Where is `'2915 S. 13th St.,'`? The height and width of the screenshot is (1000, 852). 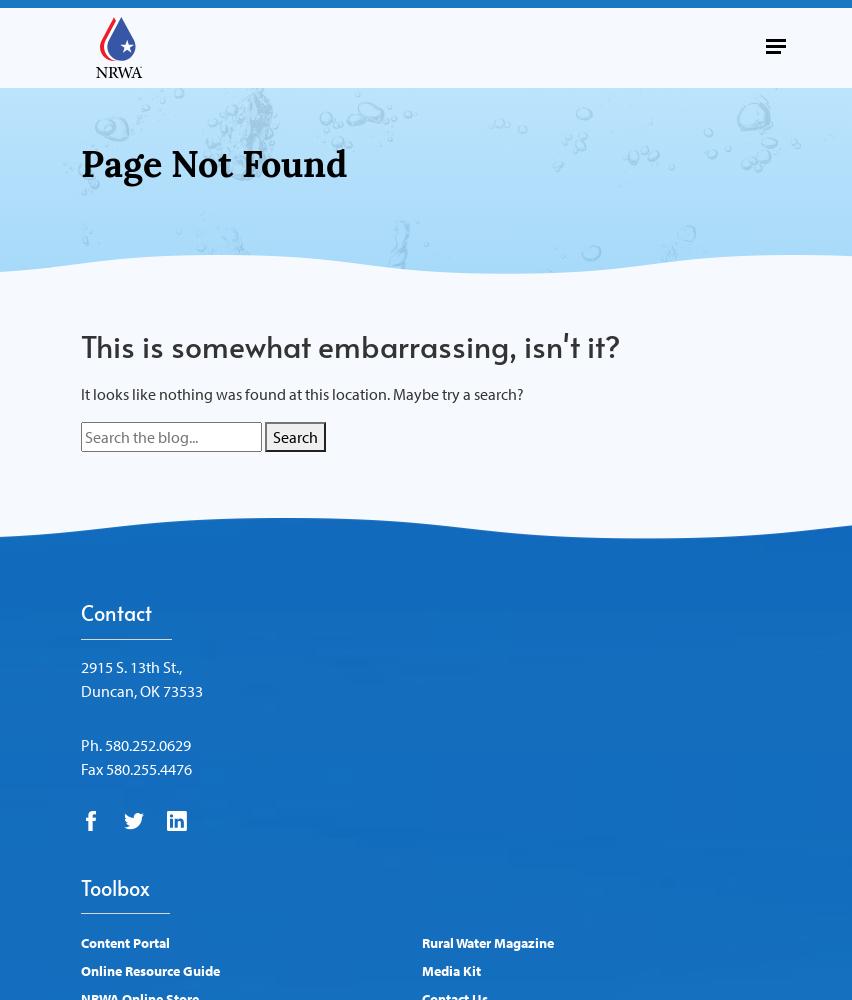 '2915 S. 13th St.,' is located at coordinates (131, 666).